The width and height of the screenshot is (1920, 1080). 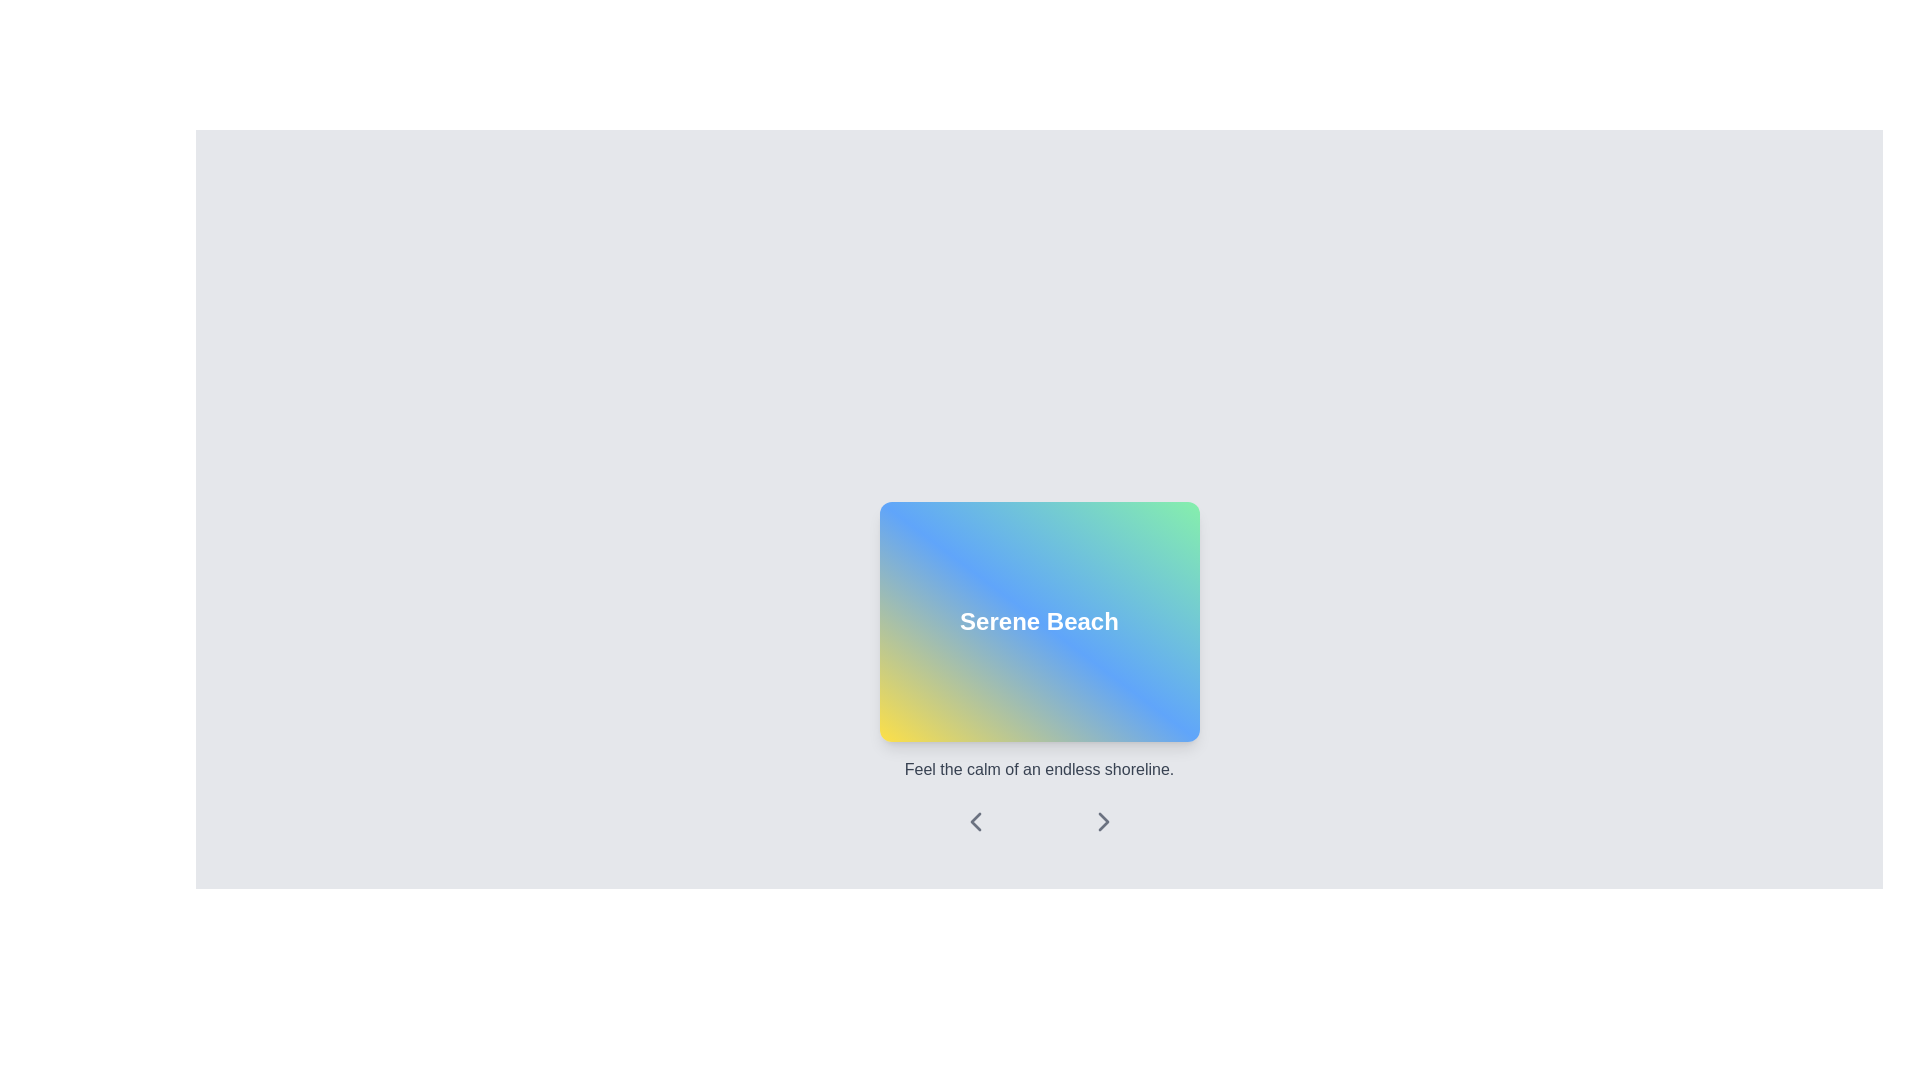 I want to click on the leftward-pointing chevron icon button, styled with a hollow outline, so click(x=975, y=821).